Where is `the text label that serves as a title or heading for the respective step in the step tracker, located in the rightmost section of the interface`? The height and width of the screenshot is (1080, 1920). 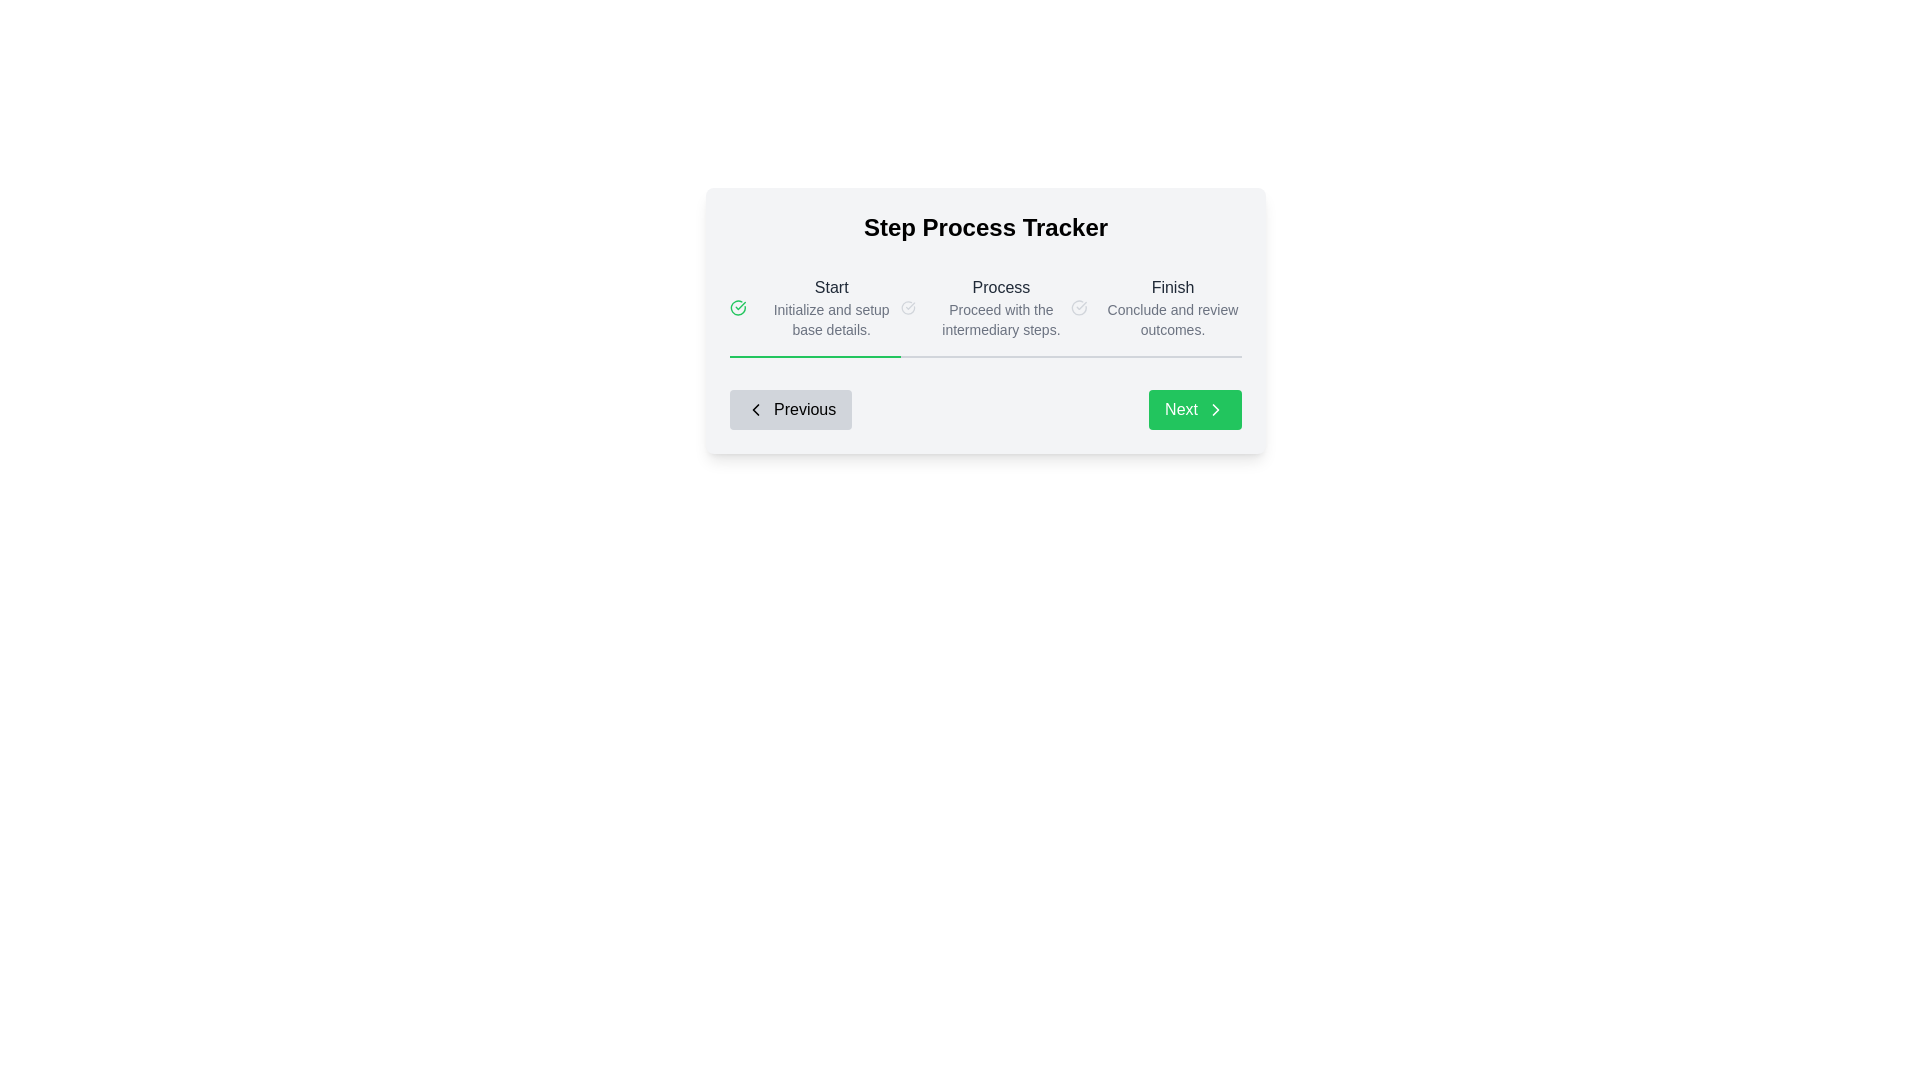
the text label that serves as a title or heading for the respective step in the step tracker, located in the rightmost section of the interface is located at coordinates (1172, 288).